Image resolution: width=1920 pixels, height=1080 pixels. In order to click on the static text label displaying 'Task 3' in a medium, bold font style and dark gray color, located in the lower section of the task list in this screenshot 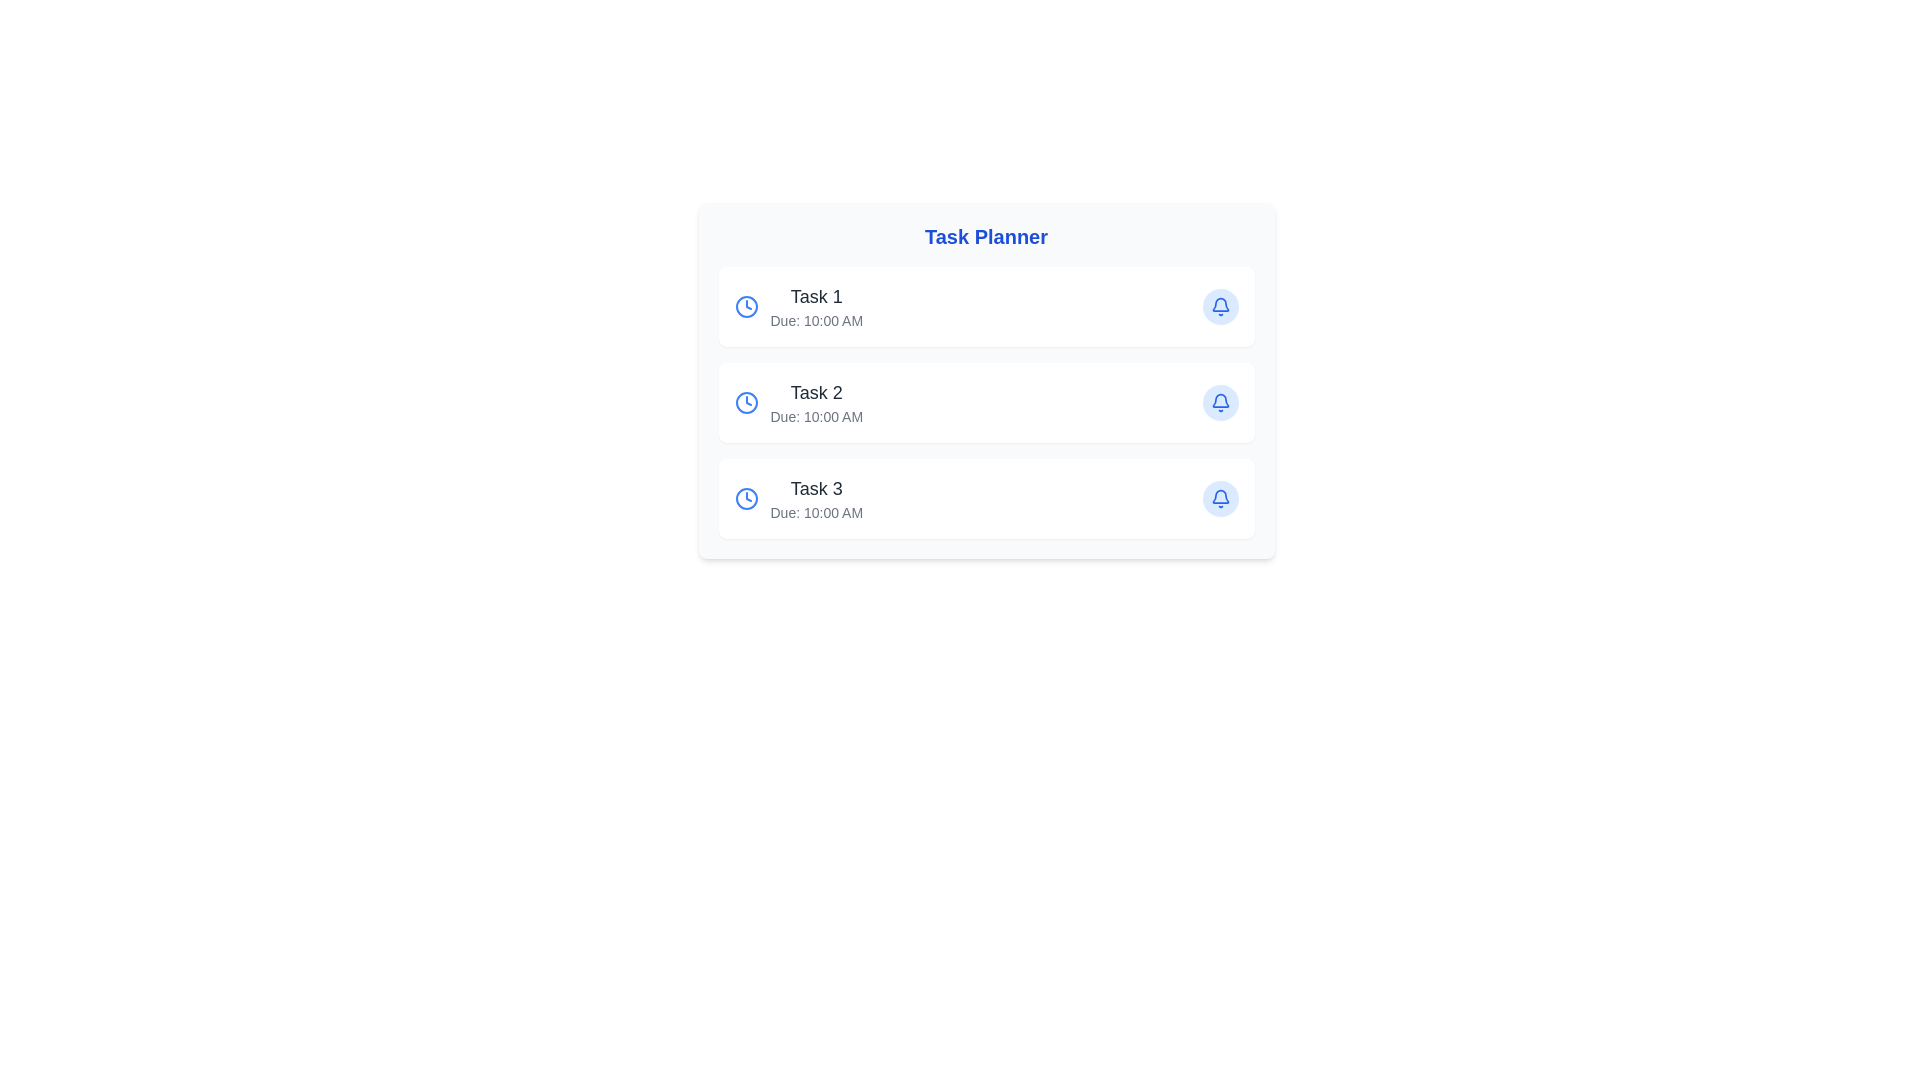, I will do `click(816, 489)`.